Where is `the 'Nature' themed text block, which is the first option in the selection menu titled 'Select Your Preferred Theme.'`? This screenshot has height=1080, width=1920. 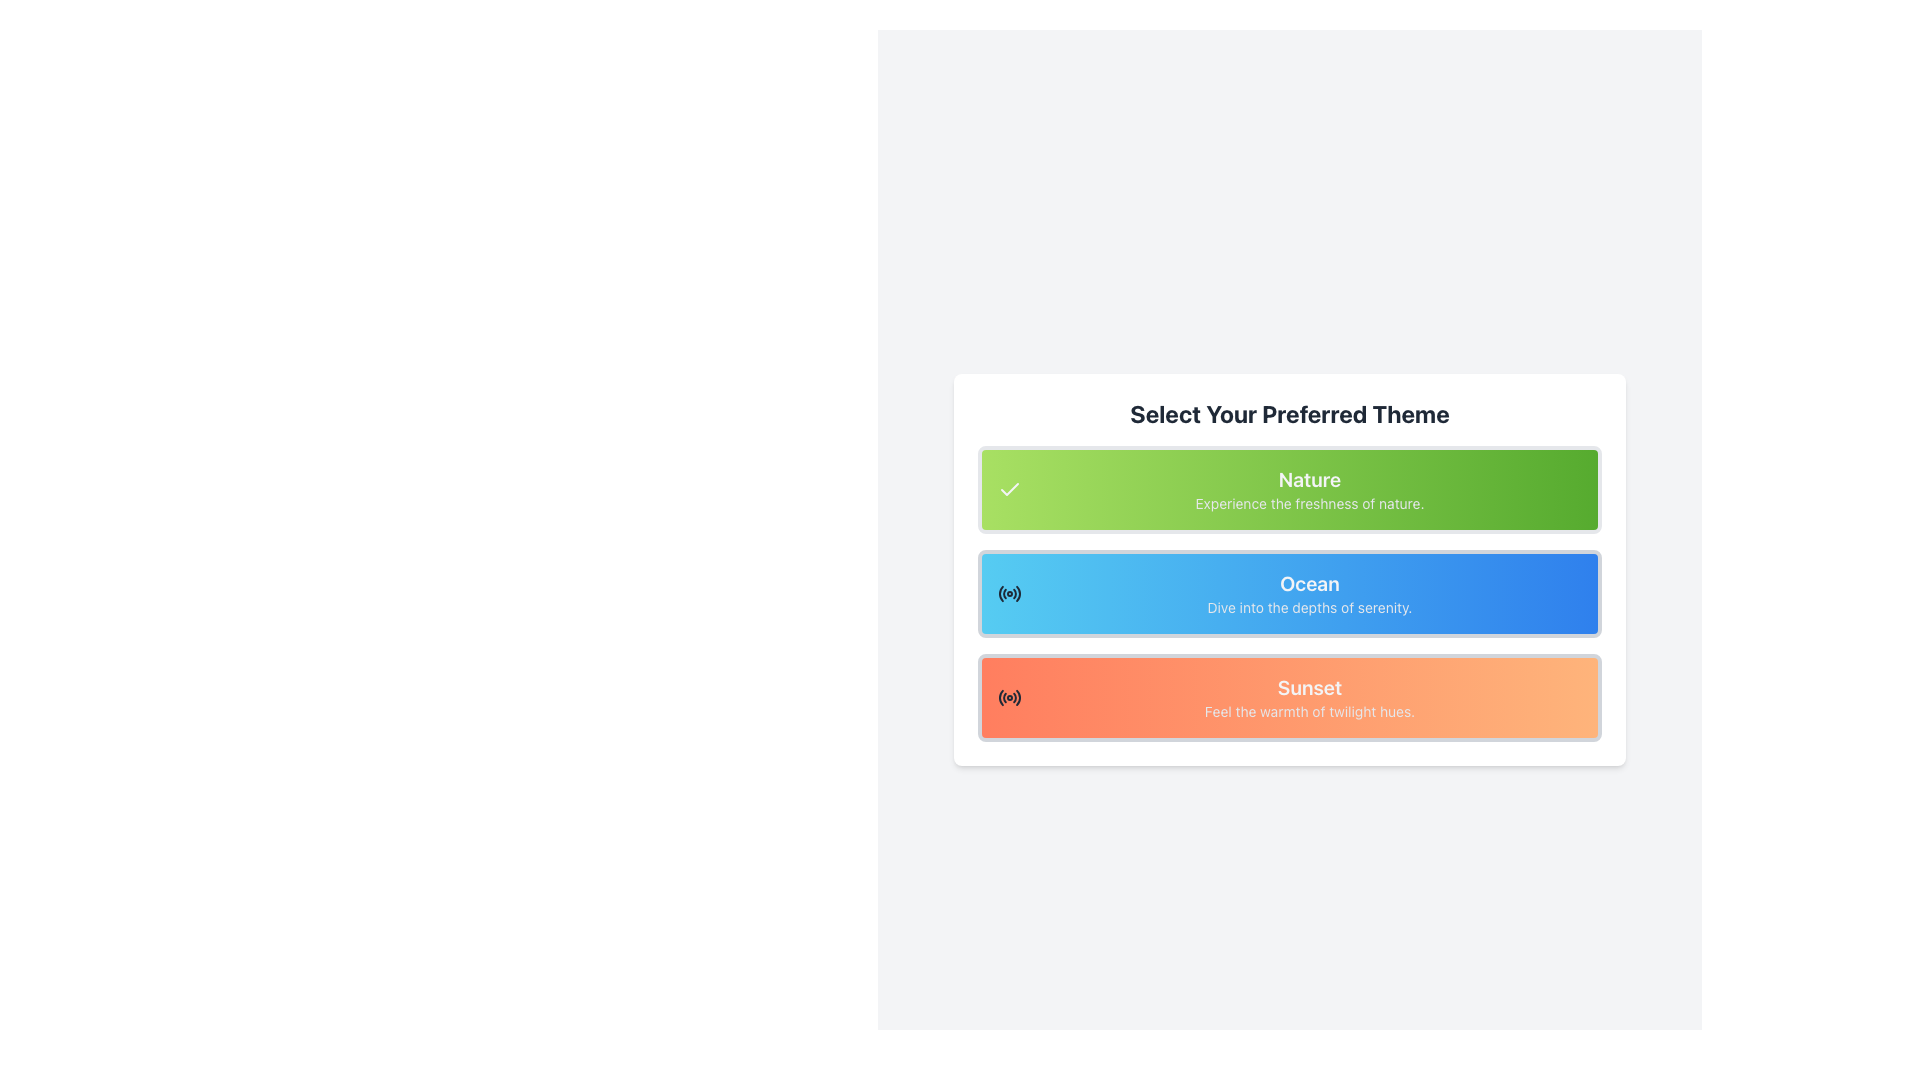
the 'Nature' themed text block, which is the first option in the selection menu titled 'Select Your Preferred Theme.' is located at coordinates (1310, 489).